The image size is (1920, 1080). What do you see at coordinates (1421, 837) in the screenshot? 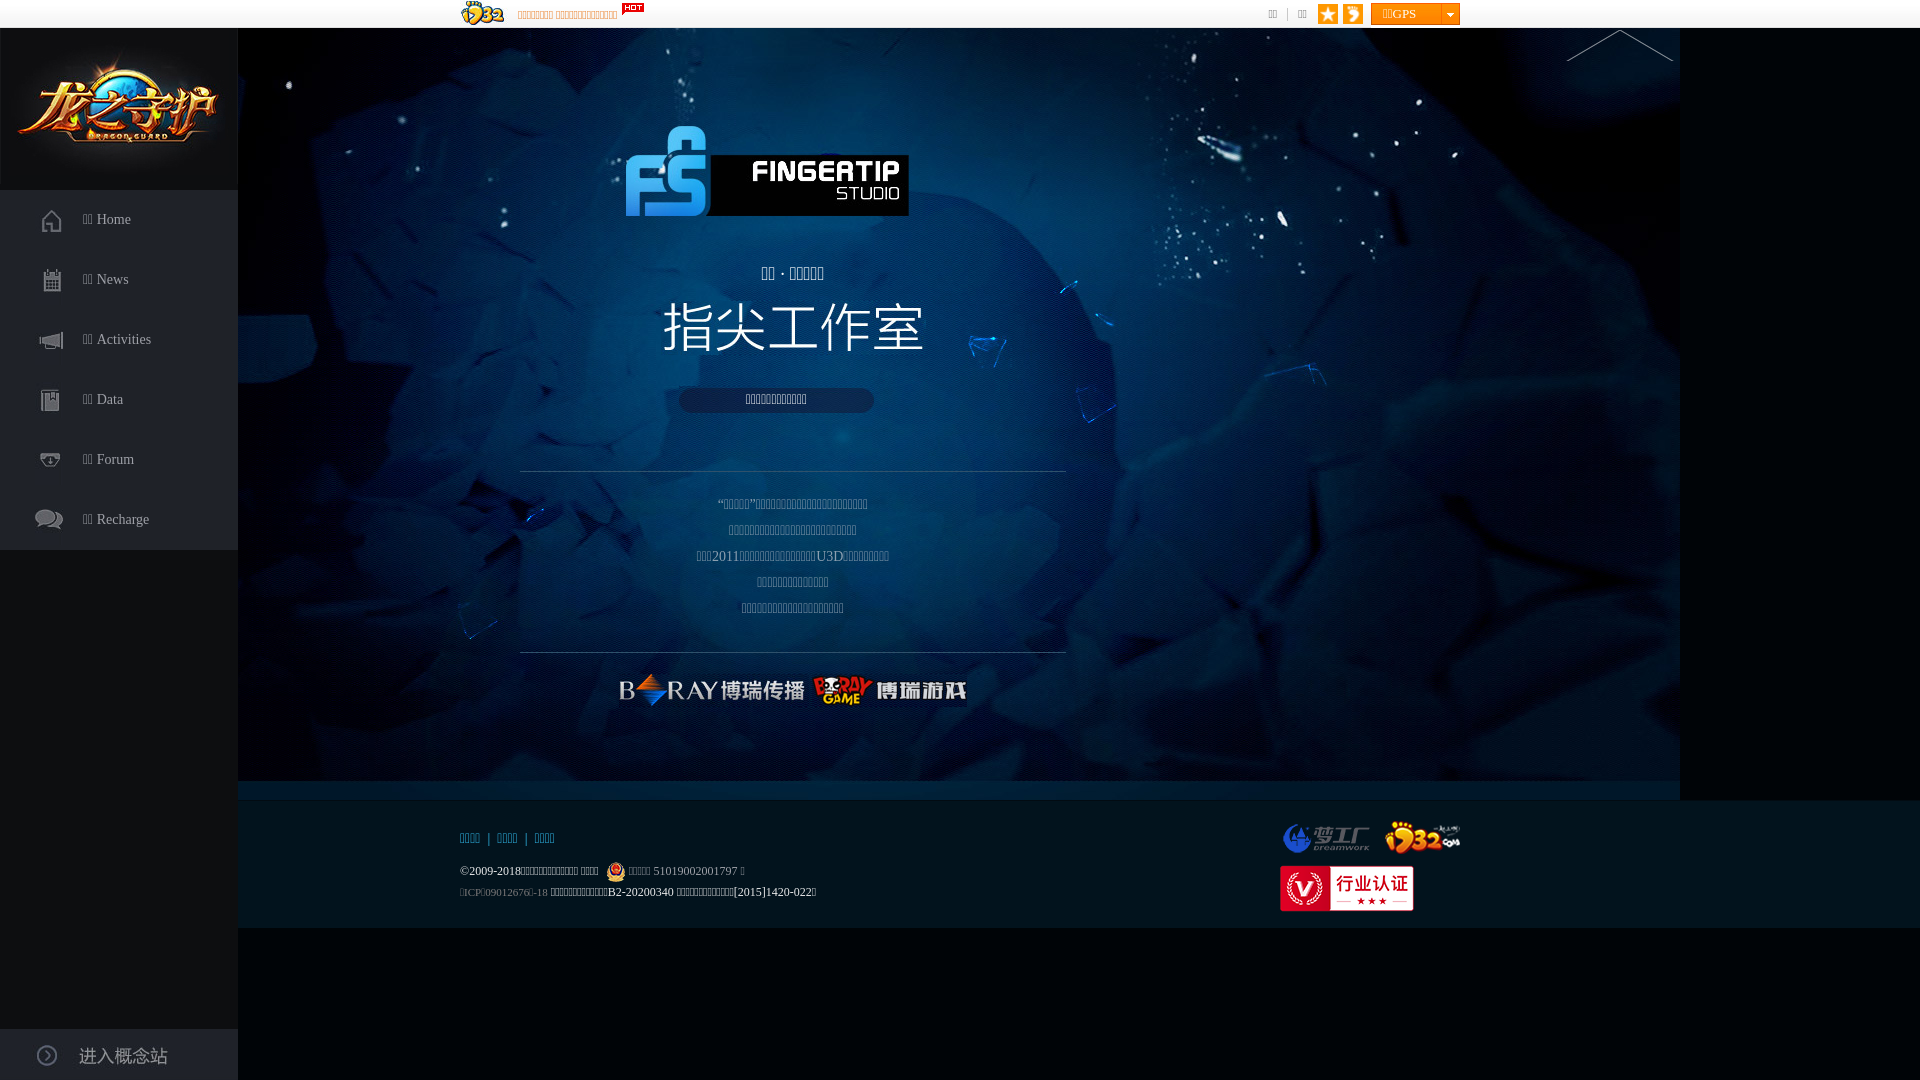
I see `'1732'` at bounding box center [1421, 837].